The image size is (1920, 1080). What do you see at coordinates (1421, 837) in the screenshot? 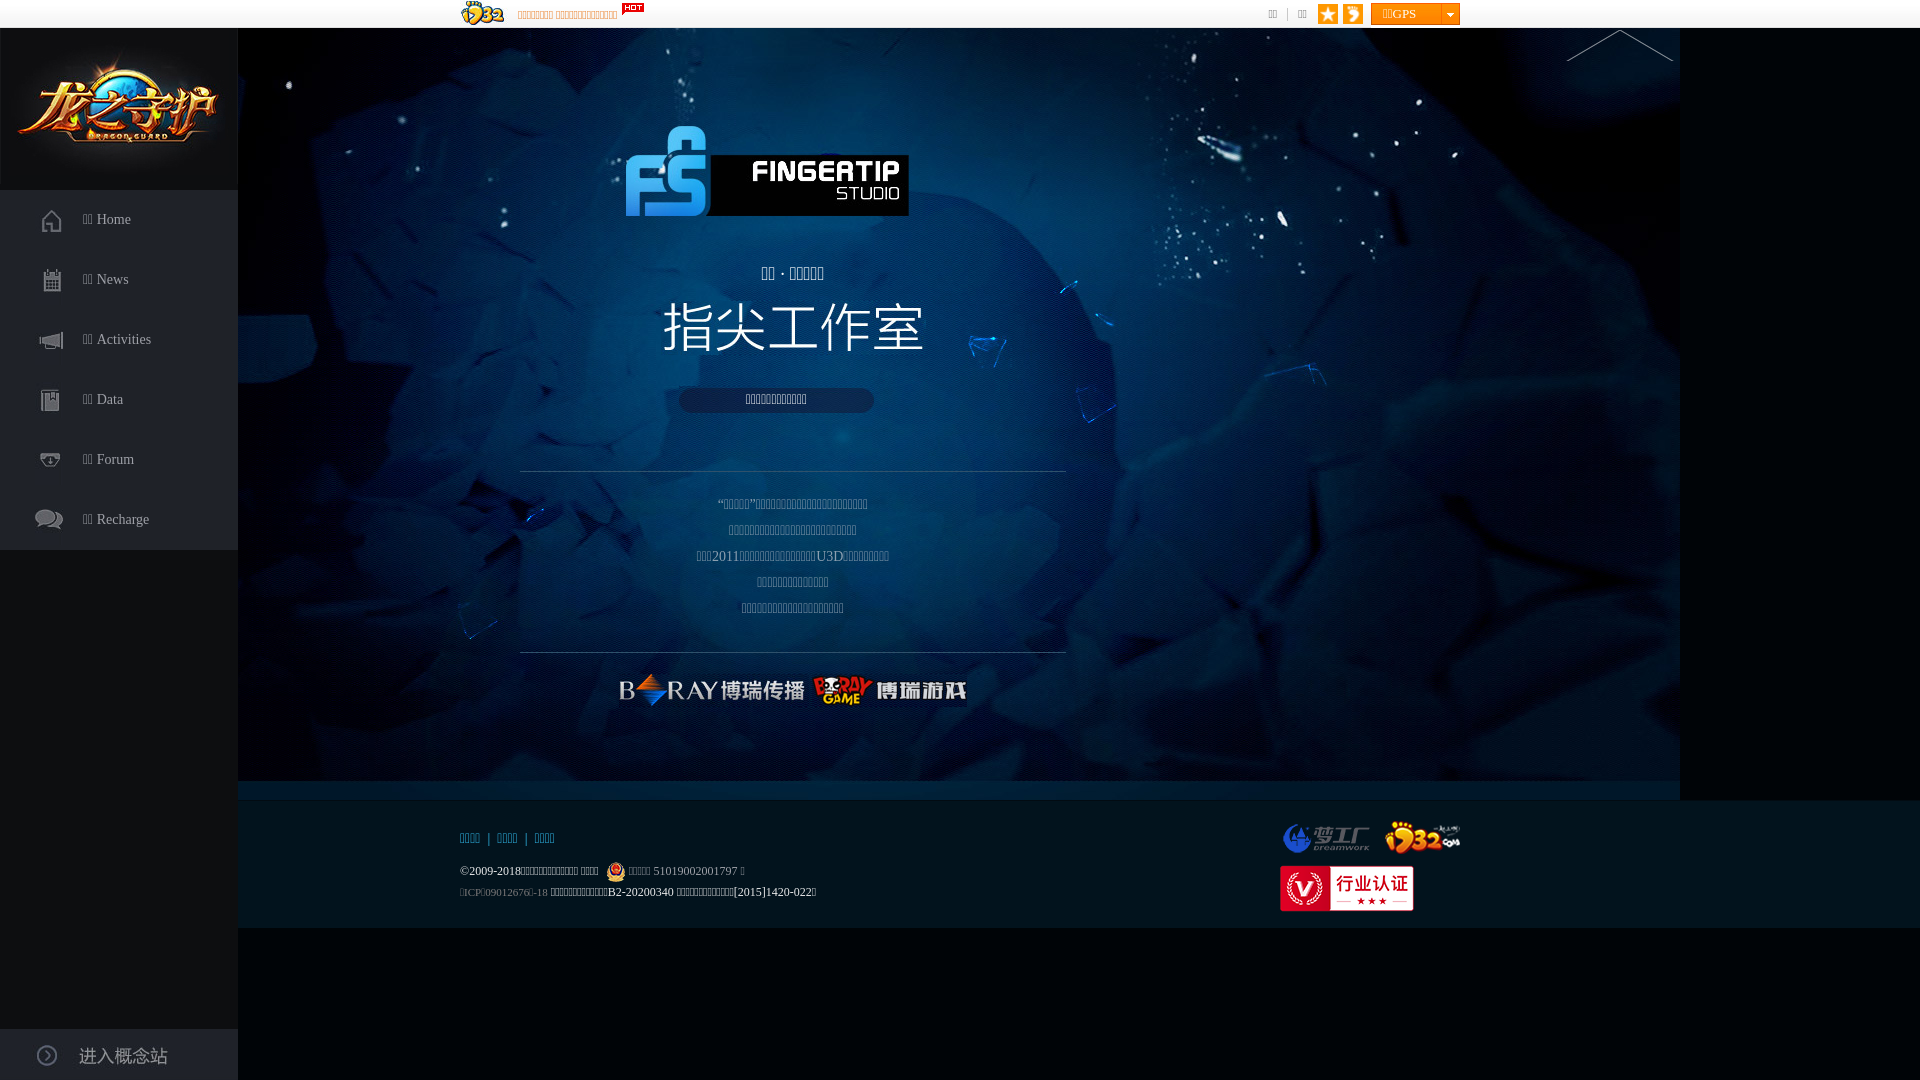
I see `'1732'` at bounding box center [1421, 837].